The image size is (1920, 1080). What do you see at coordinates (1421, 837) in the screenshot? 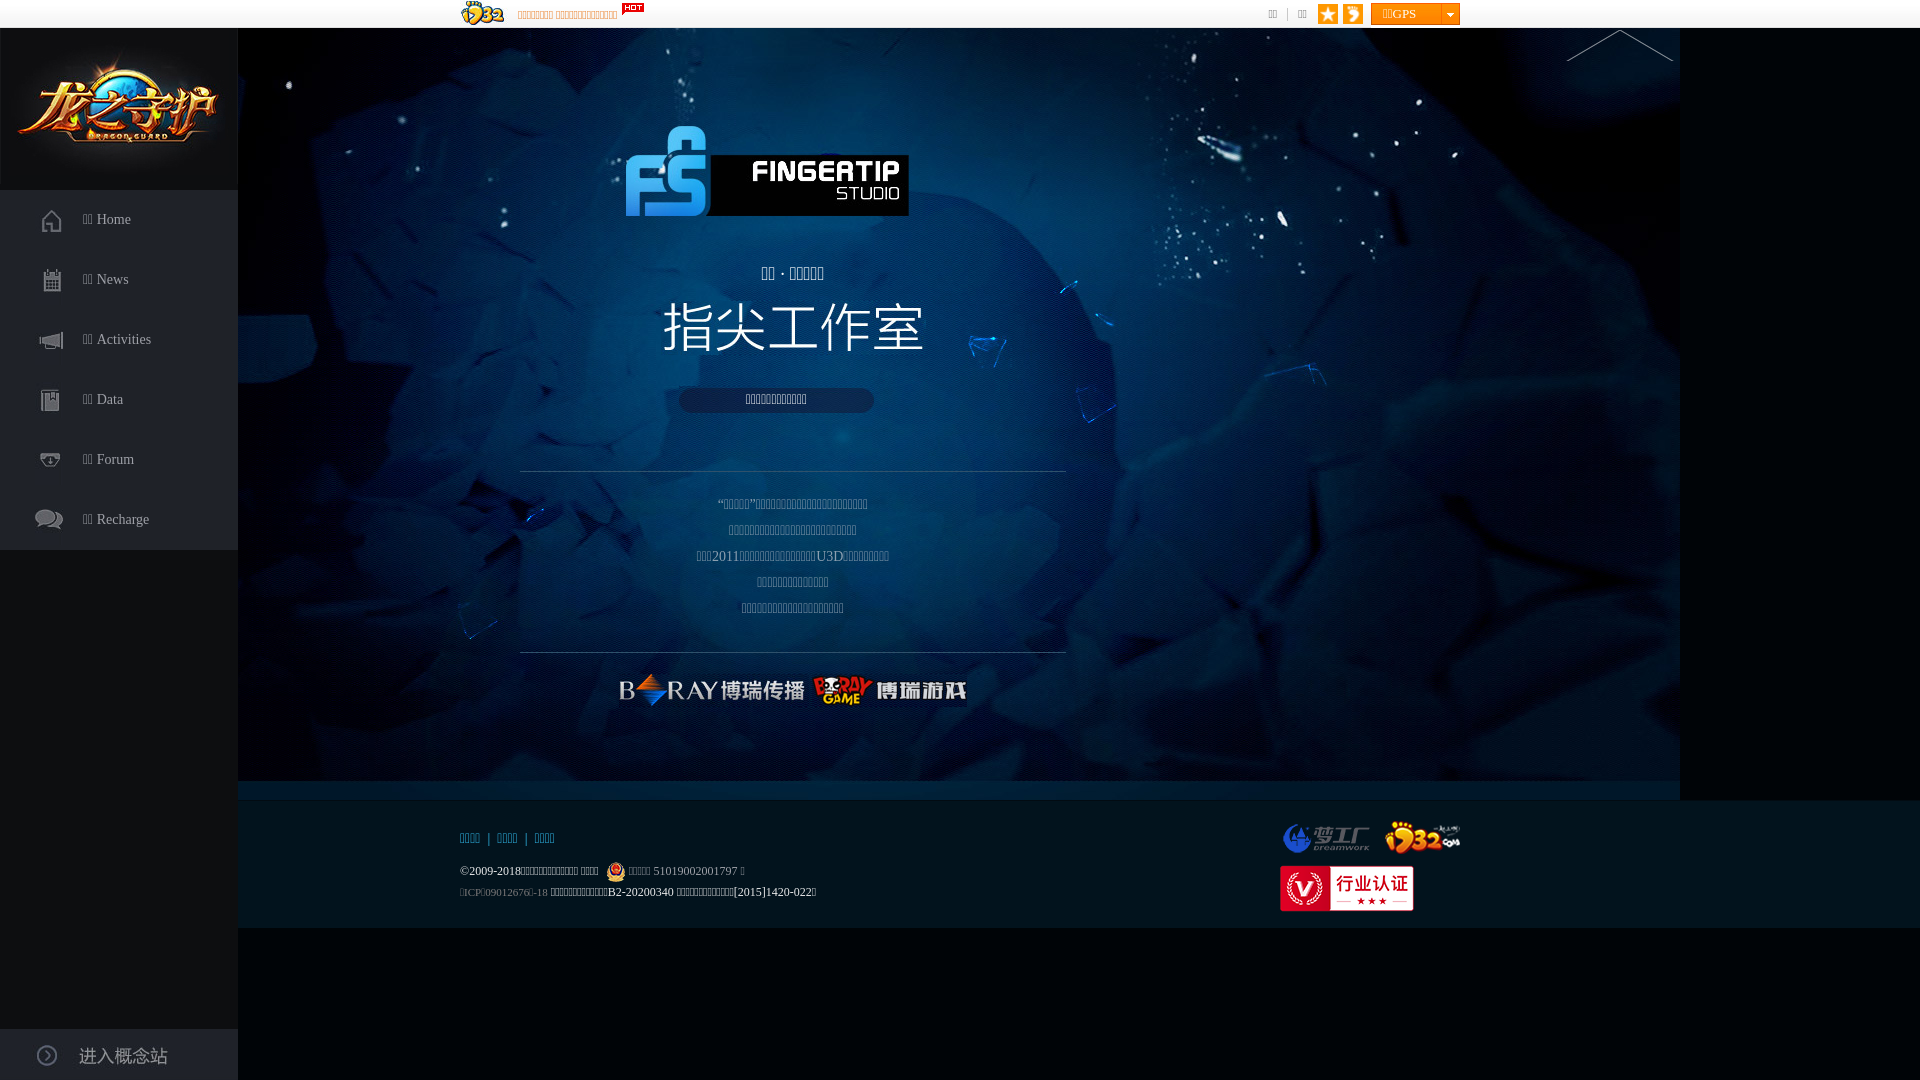
I see `'1732'` at bounding box center [1421, 837].